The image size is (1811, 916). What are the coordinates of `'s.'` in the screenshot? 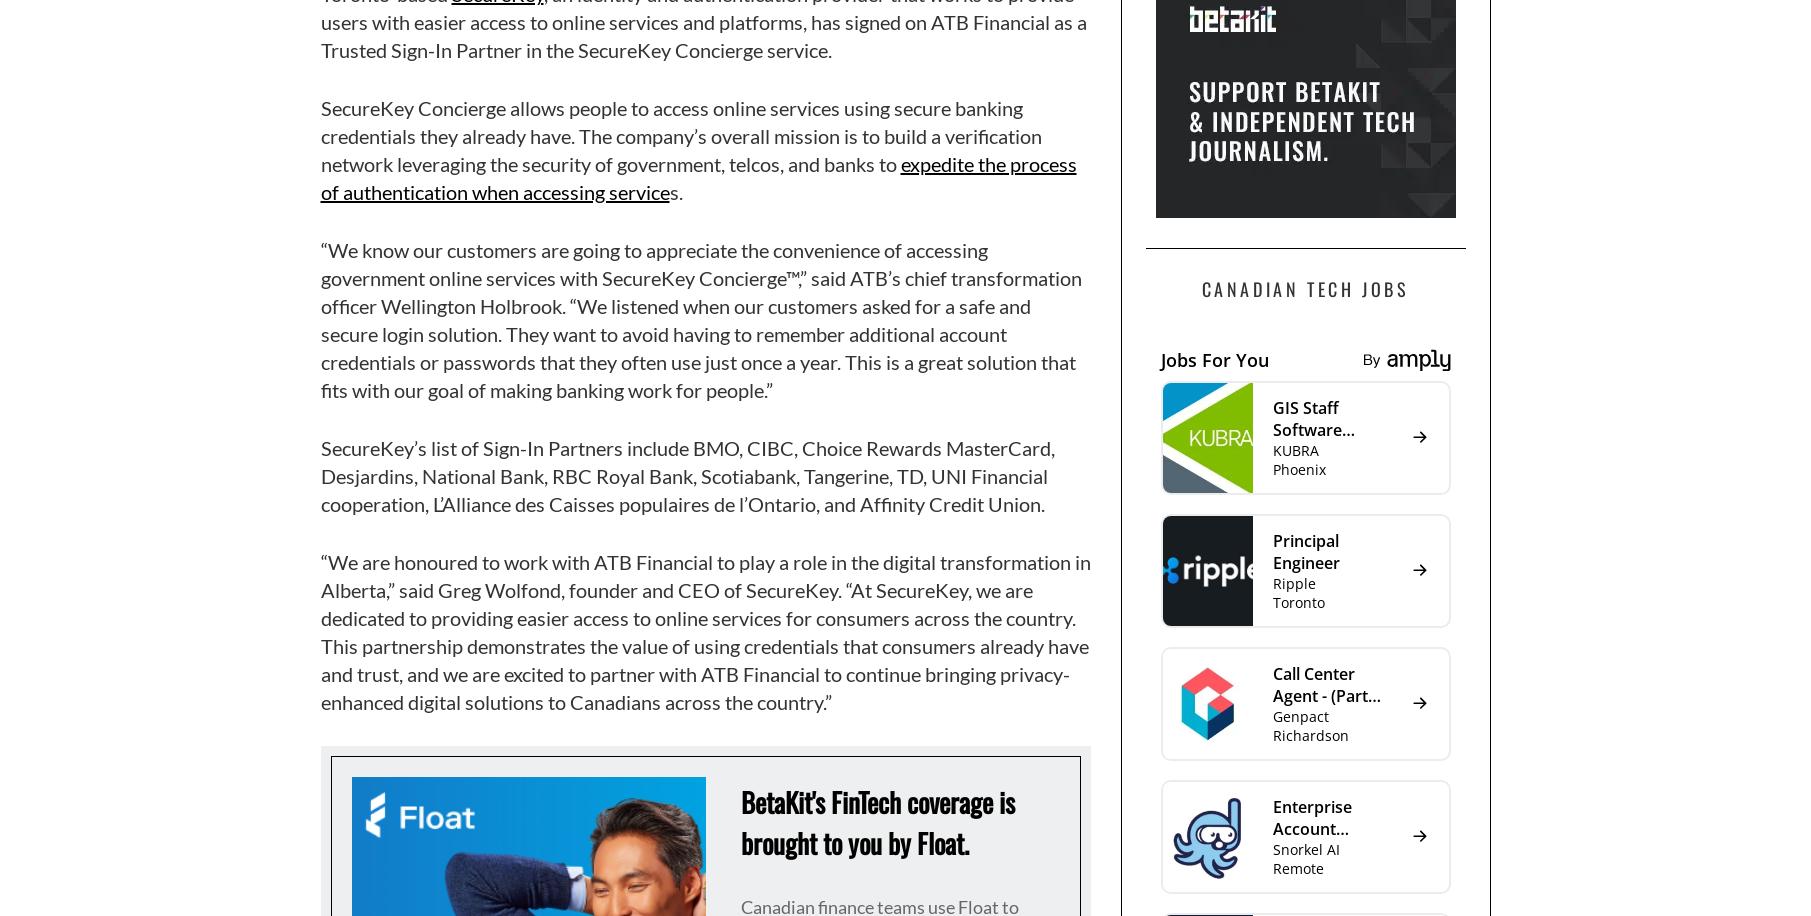 It's located at (668, 190).